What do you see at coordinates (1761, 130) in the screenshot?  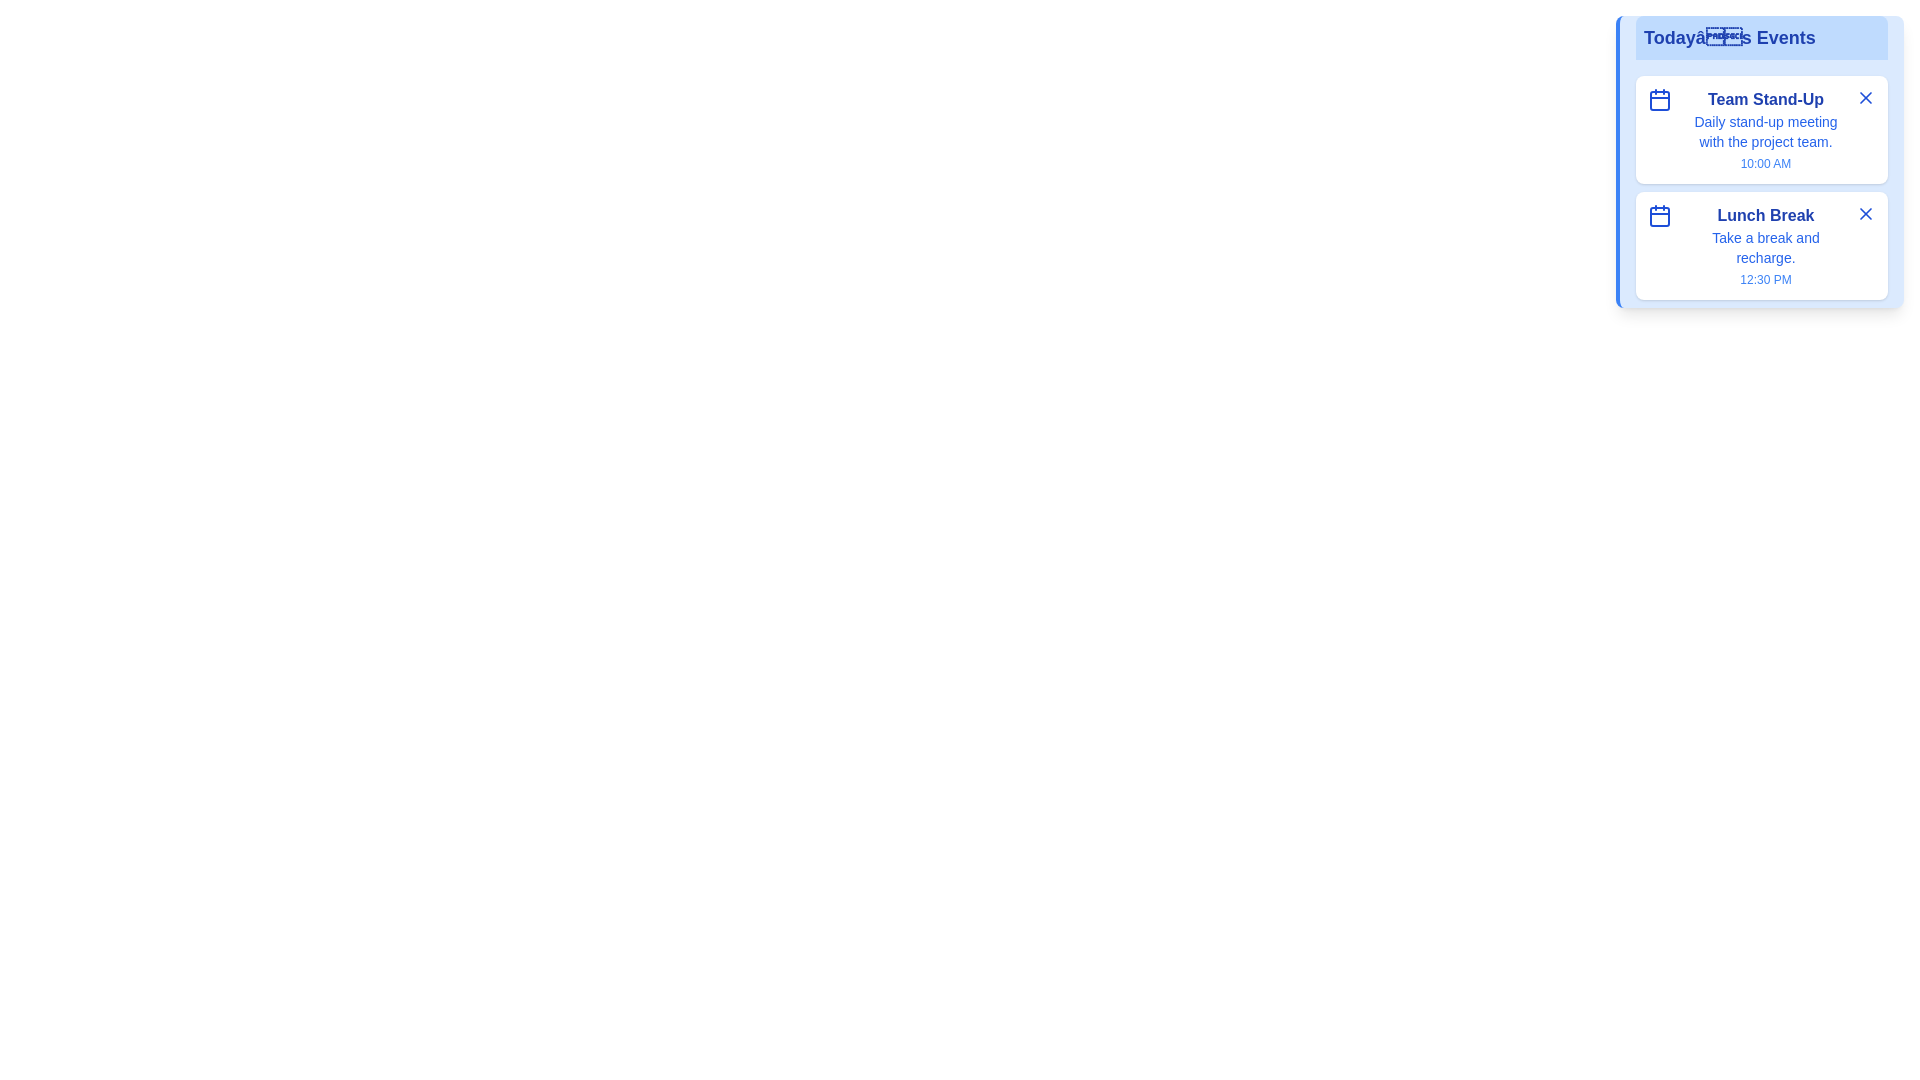 I see `the event titled 'Team Stand-Up' to observe hover effects` at bounding box center [1761, 130].